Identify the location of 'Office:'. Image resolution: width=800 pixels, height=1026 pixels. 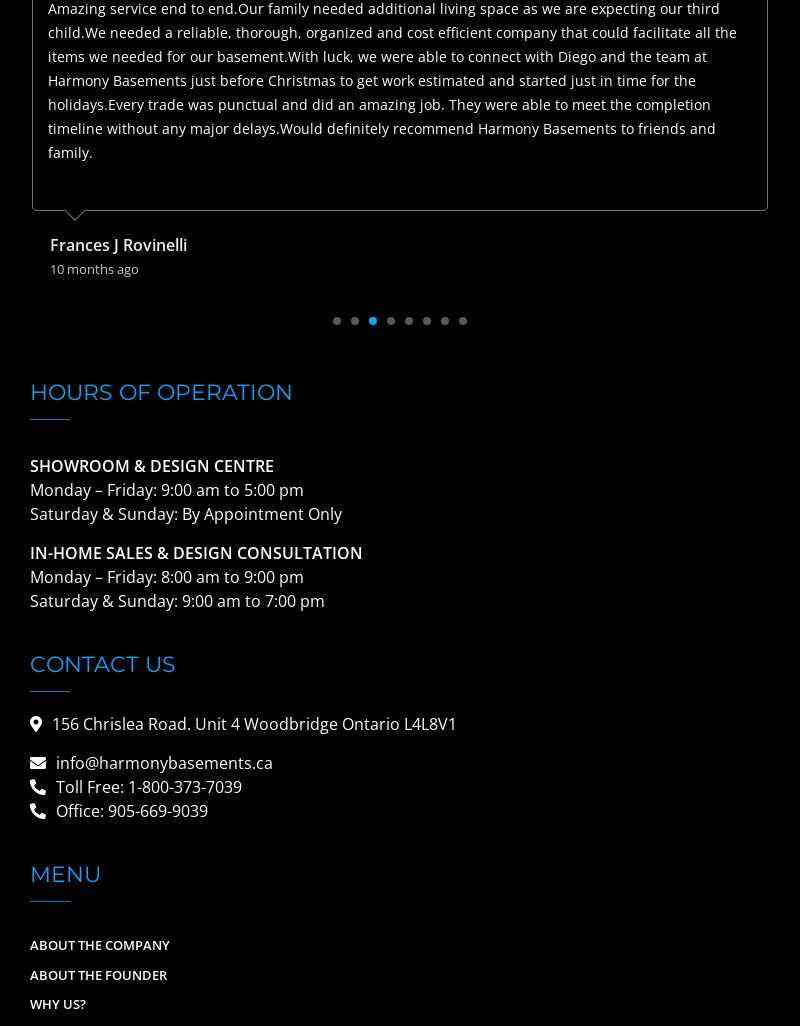
(80, 809).